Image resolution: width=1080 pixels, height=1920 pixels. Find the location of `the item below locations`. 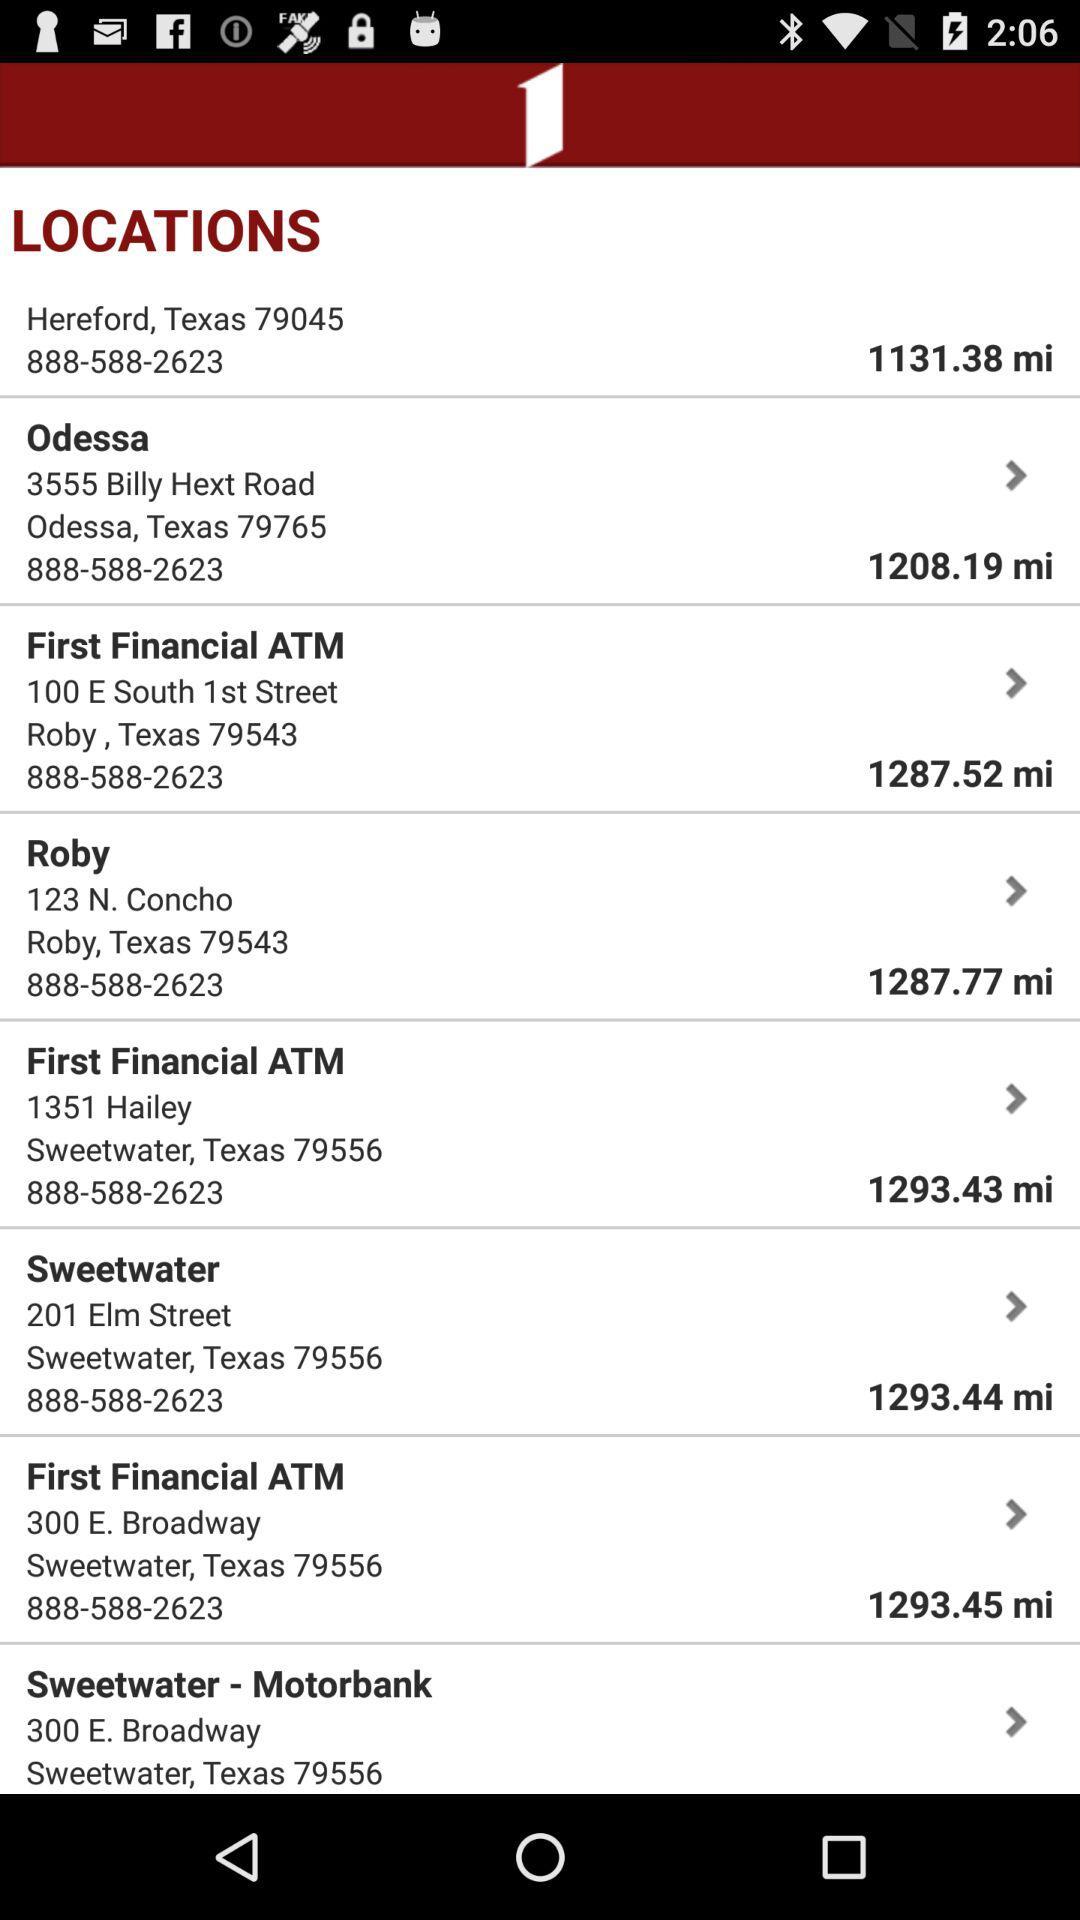

the item below locations is located at coordinates (959, 356).